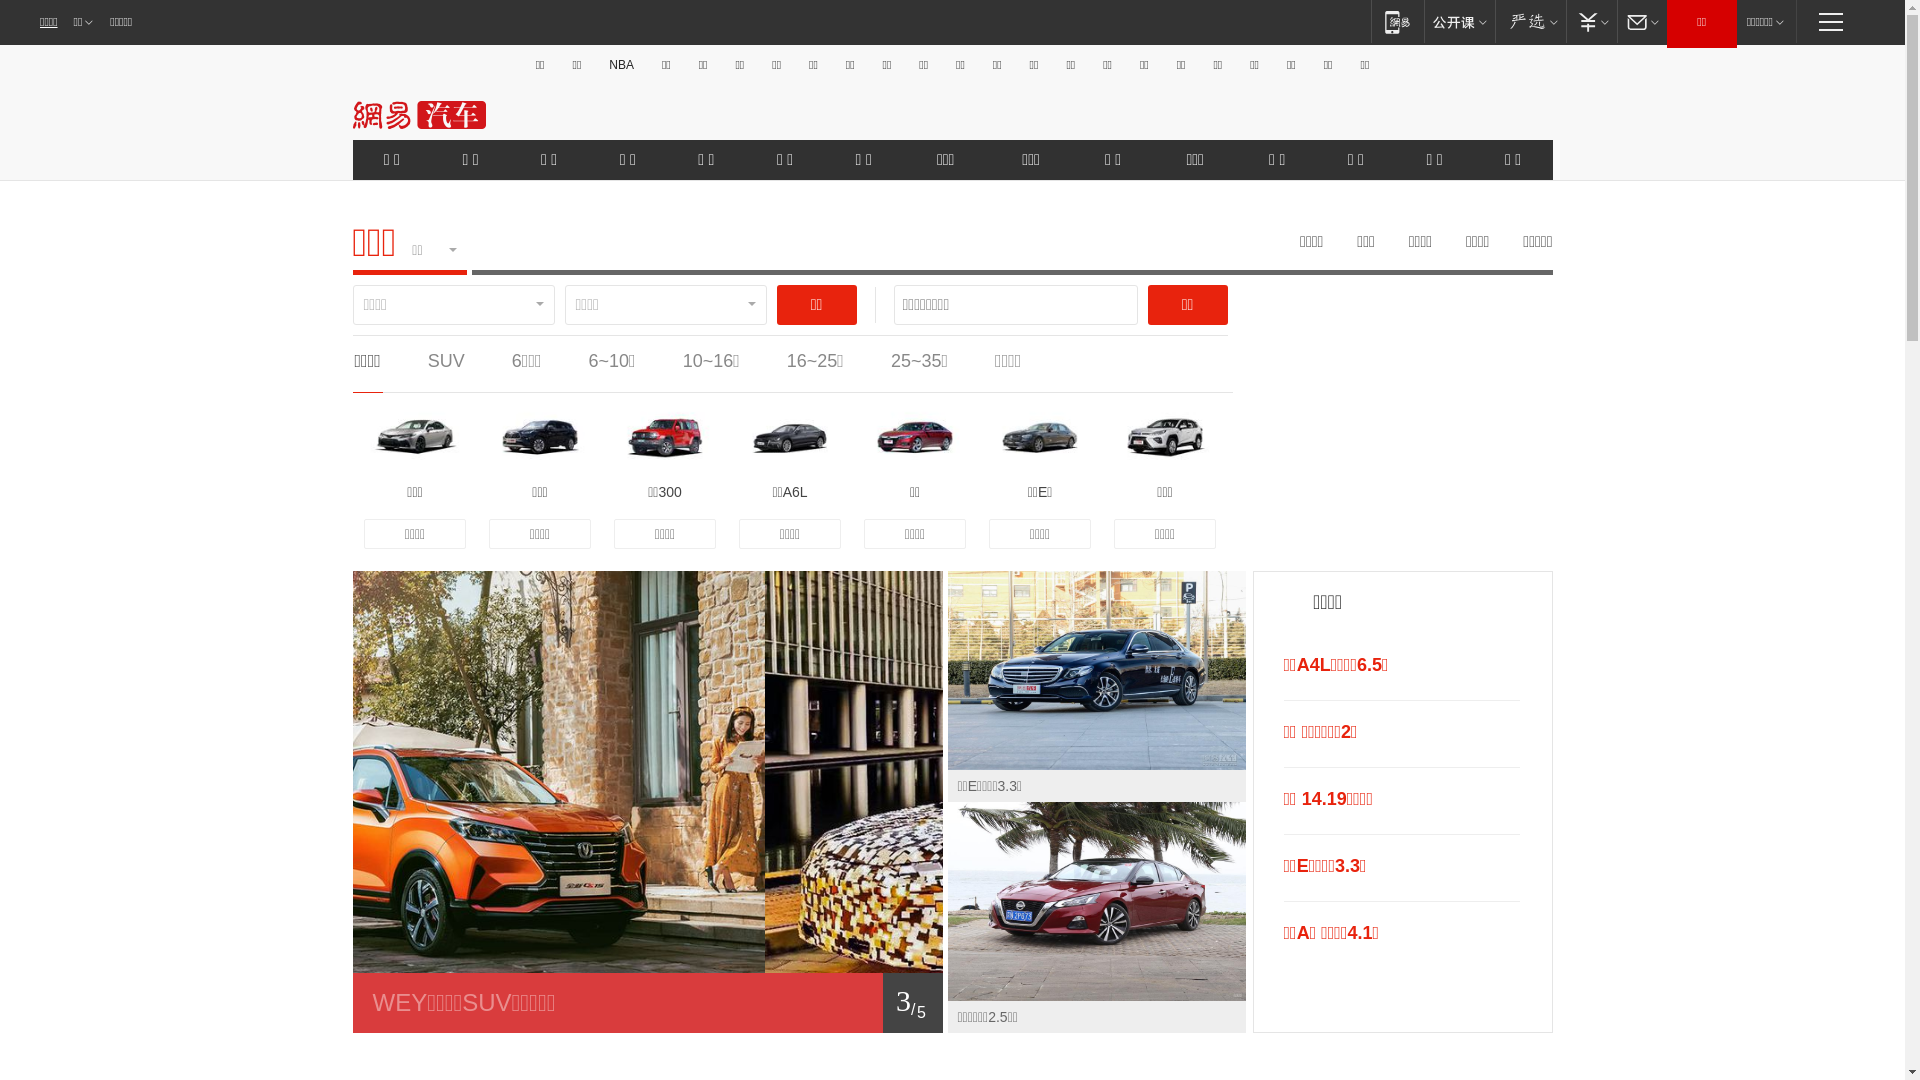 The image size is (1920, 1080). What do you see at coordinates (445, 361) in the screenshot?
I see `'SUV'` at bounding box center [445, 361].